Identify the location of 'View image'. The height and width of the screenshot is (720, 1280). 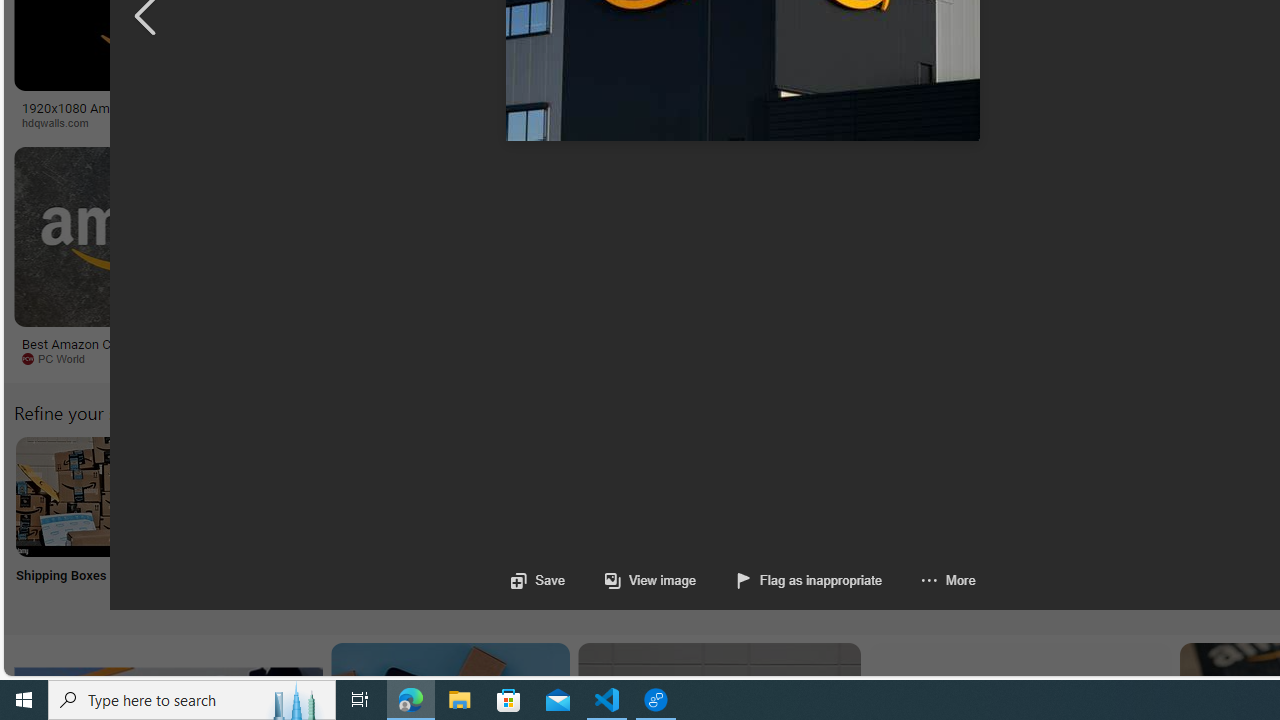
(650, 580).